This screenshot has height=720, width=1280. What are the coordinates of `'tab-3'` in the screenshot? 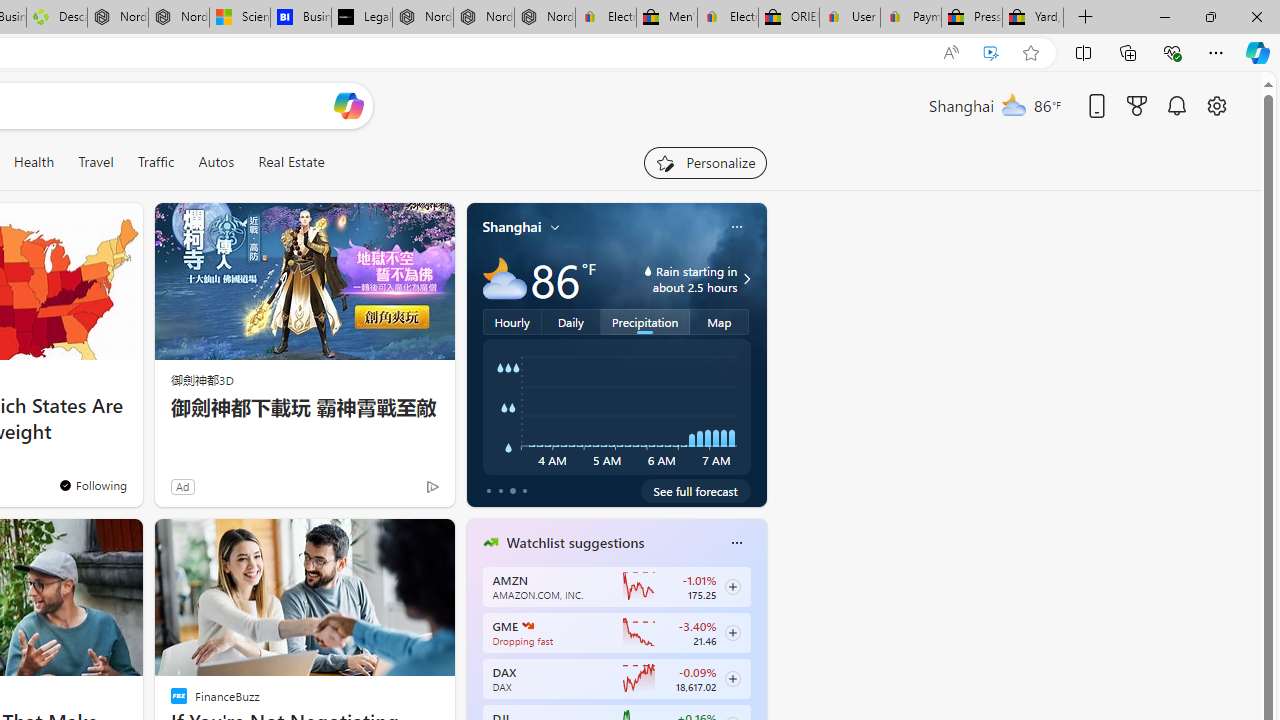 It's located at (524, 491).